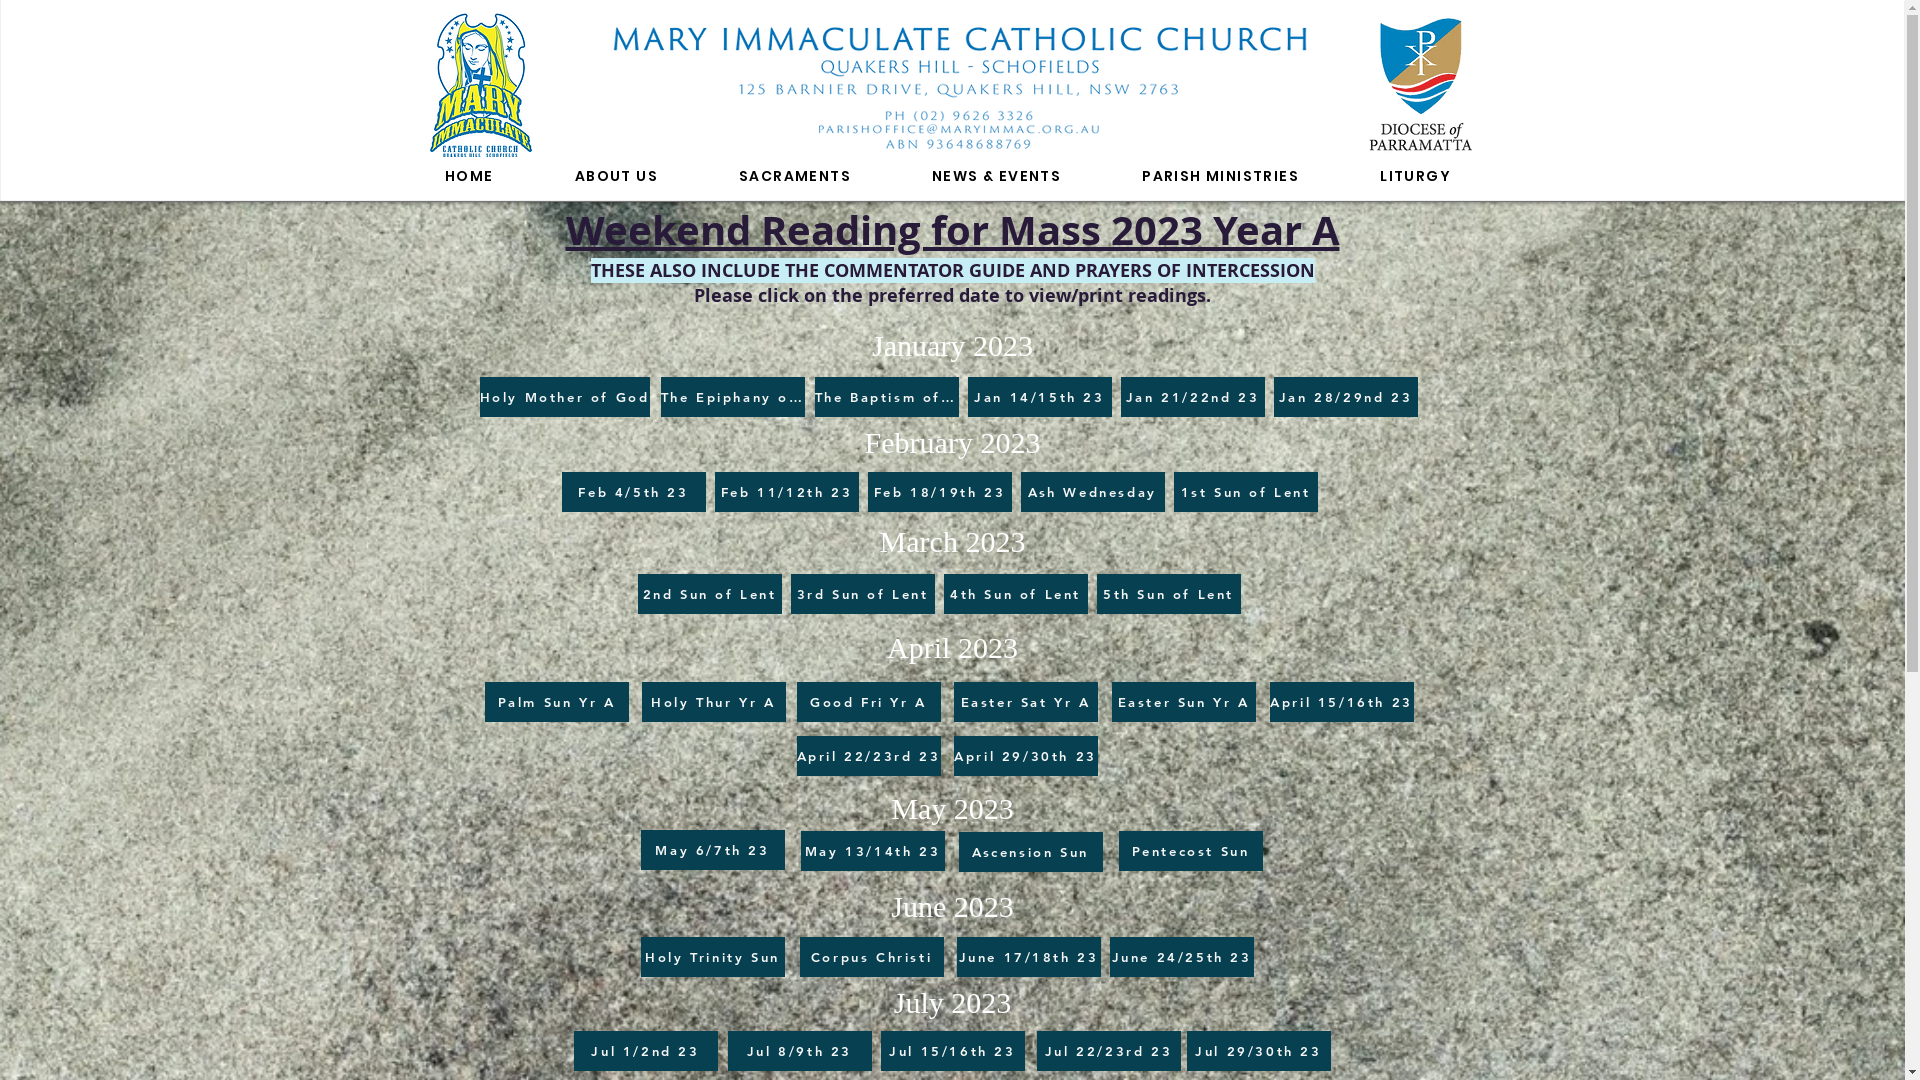  I want to click on 'April 22/23rd 23', so click(868, 756).